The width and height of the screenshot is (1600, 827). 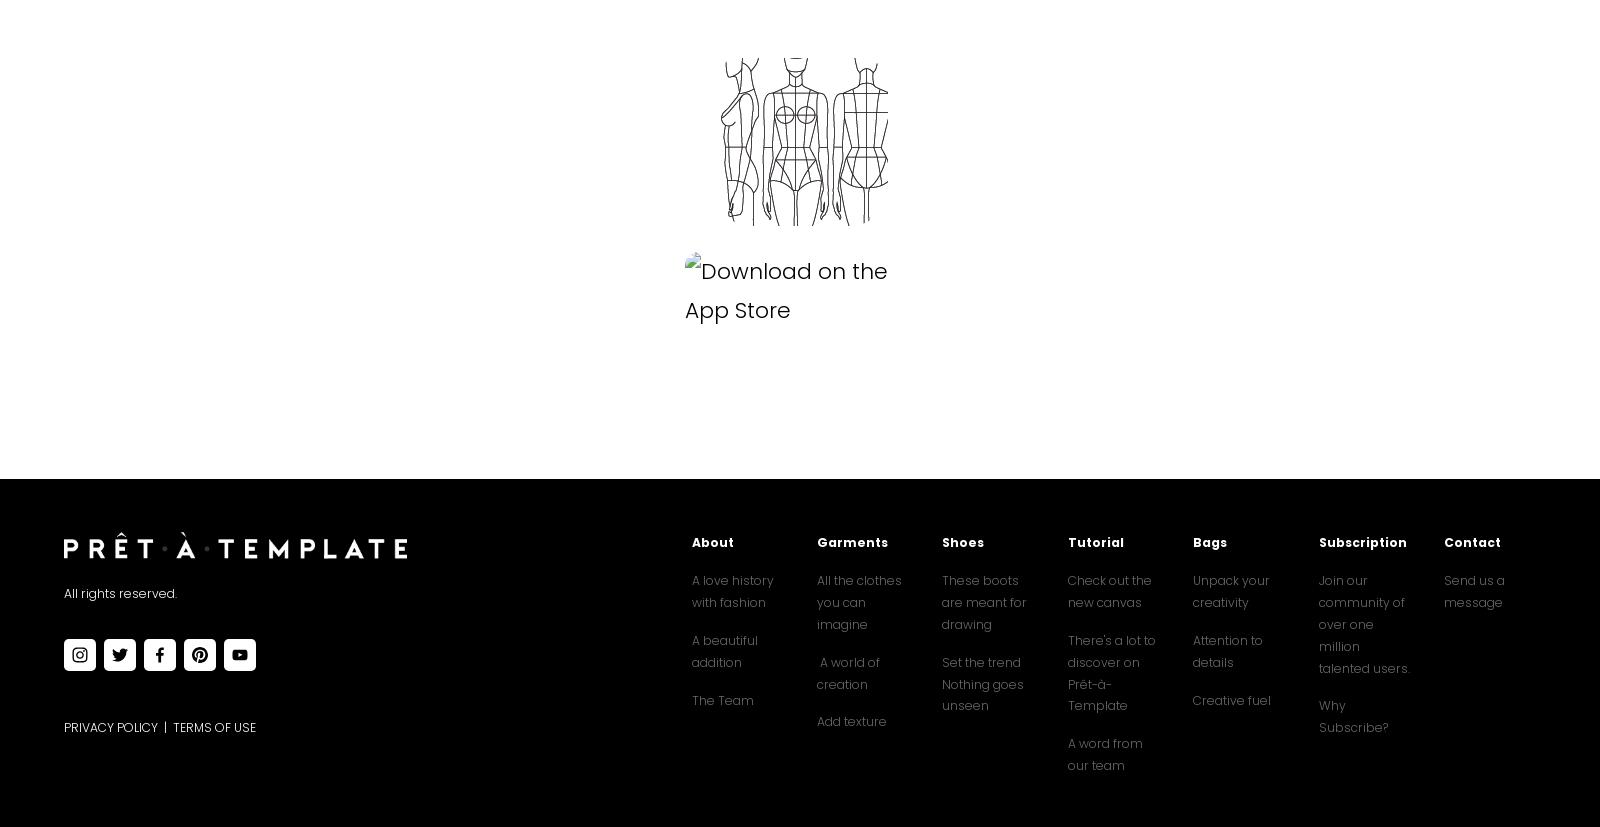 What do you see at coordinates (1208, 541) in the screenshot?
I see `'Bags'` at bounding box center [1208, 541].